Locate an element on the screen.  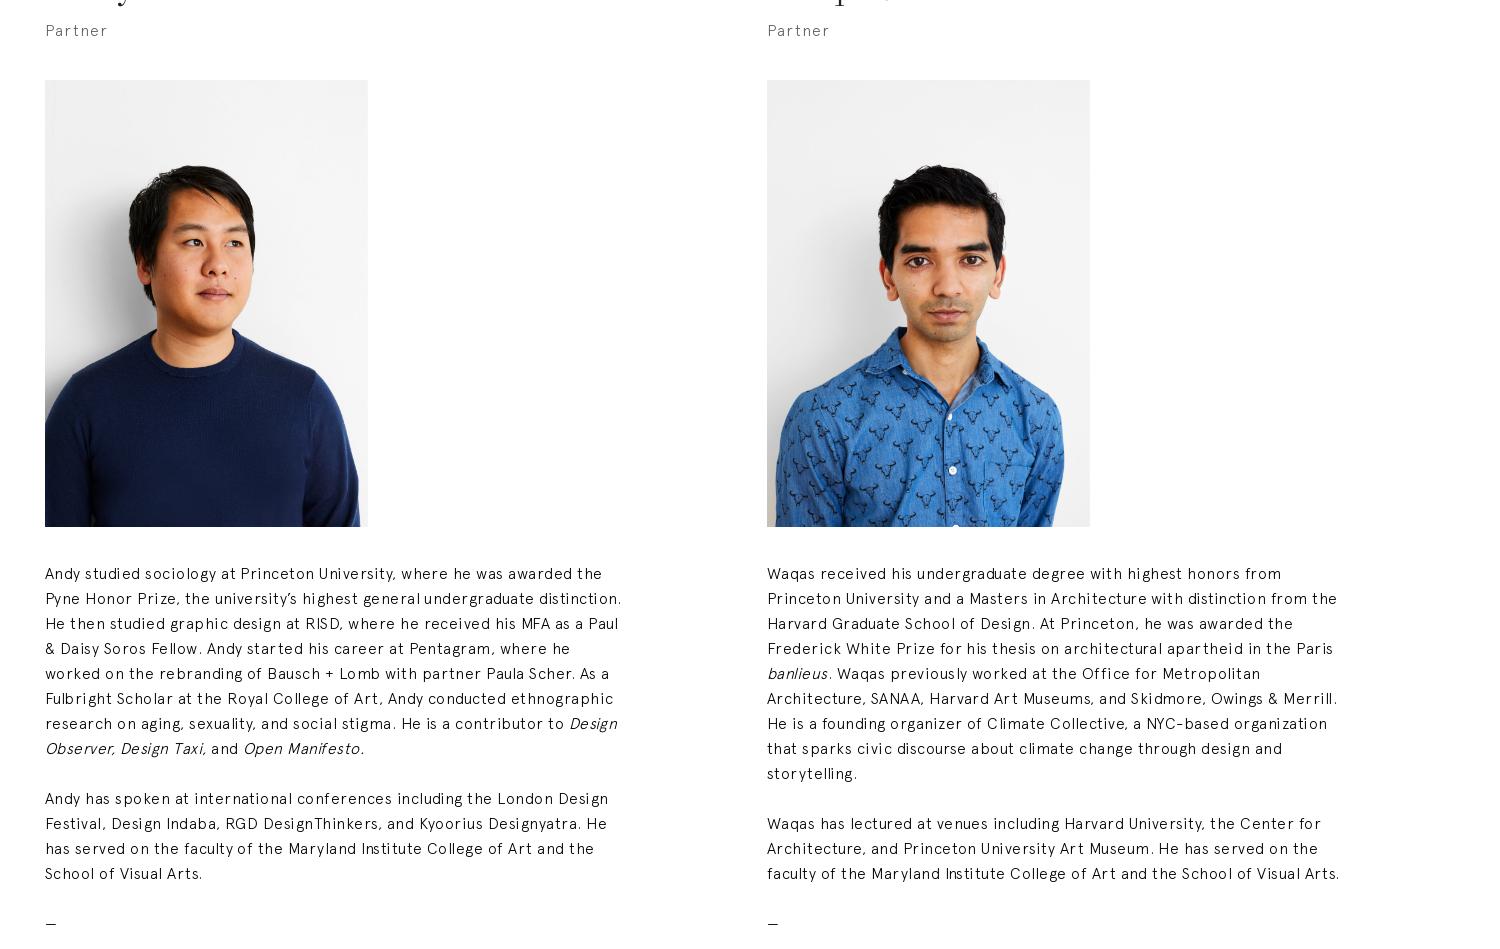
'Andy has spoken at international conferences including the London Design Festival, Design Indaba, RGD DesignThinkers, and Kyoorius Designyatra. He has served on the faculty of the Maryland Institute College of Art and the School of Visual Arts.' is located at coordinates (327, 833).